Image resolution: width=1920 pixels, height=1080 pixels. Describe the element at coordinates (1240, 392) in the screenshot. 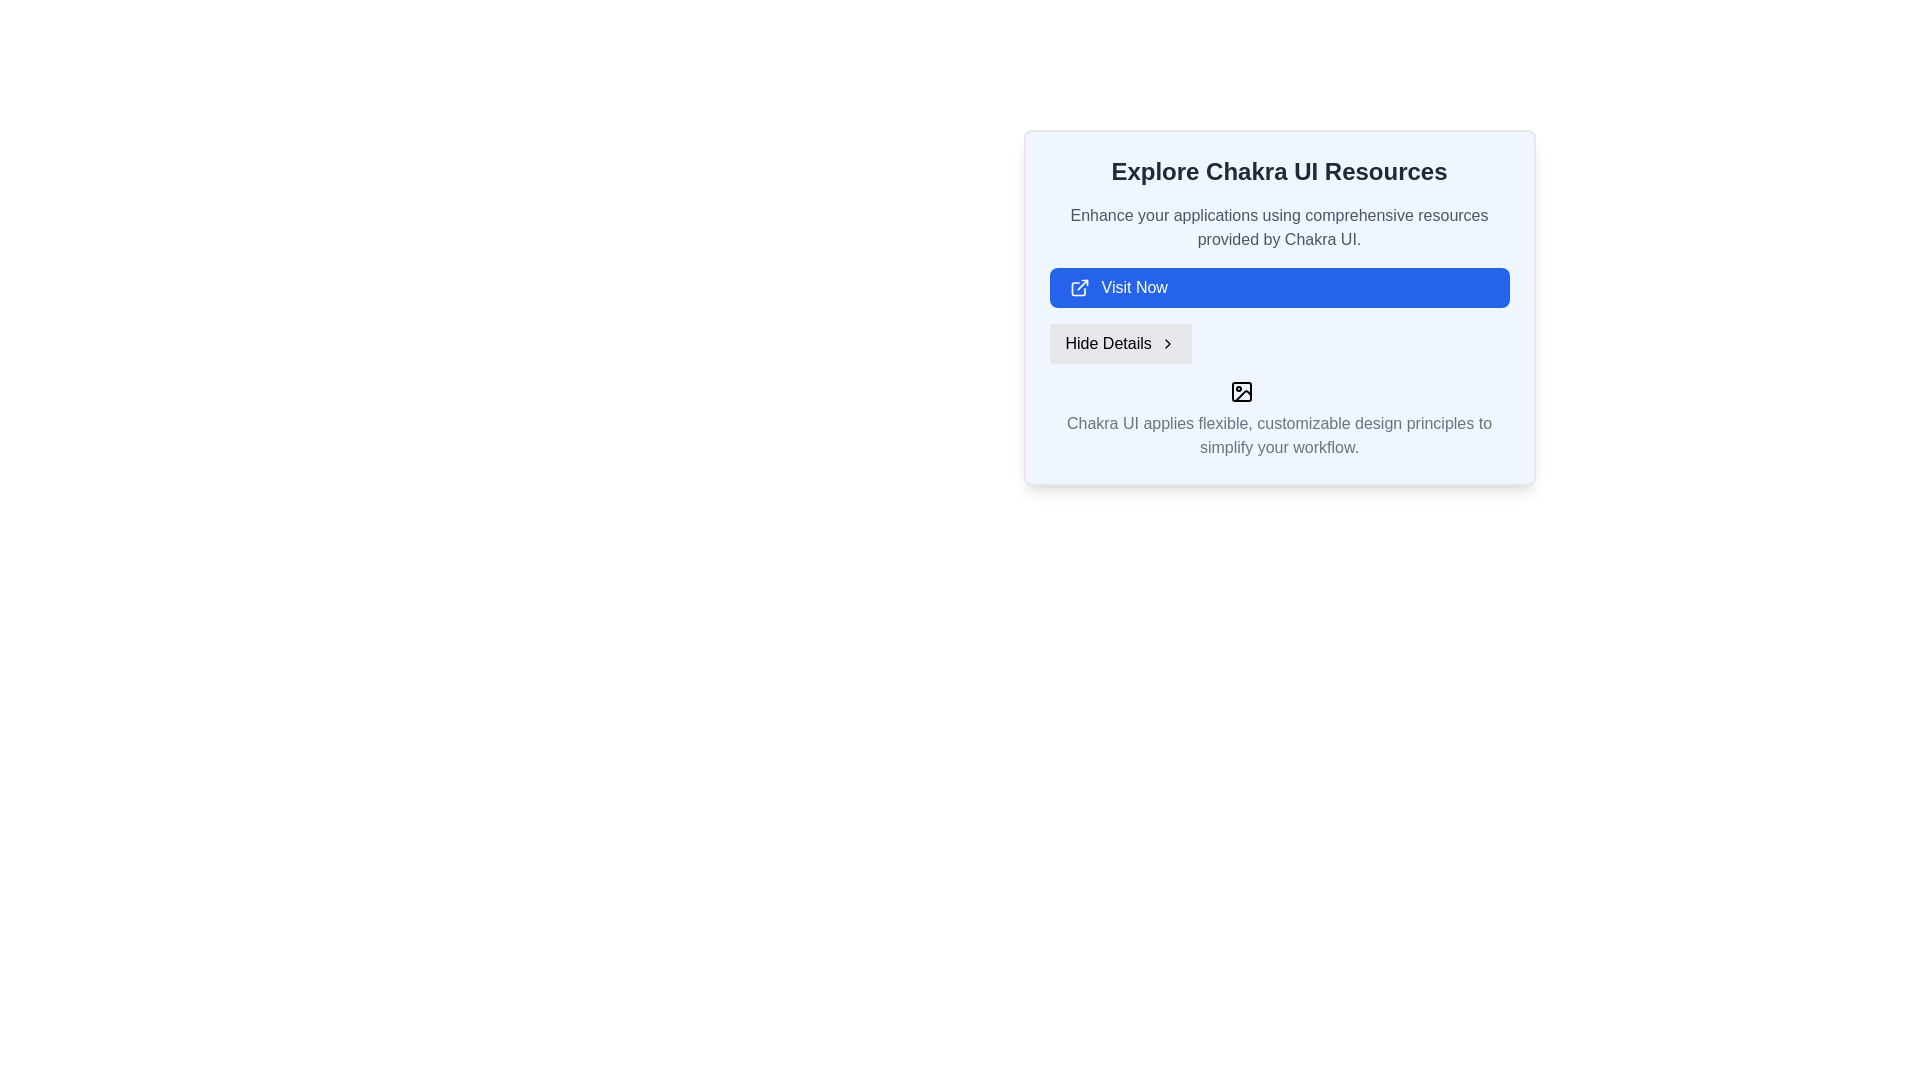

I see `the image placeholder icon with rounded corners and a black border, located above the text 'Chakra UI applies flexible, customizable design principles to simplify your workflow.'` at that location.